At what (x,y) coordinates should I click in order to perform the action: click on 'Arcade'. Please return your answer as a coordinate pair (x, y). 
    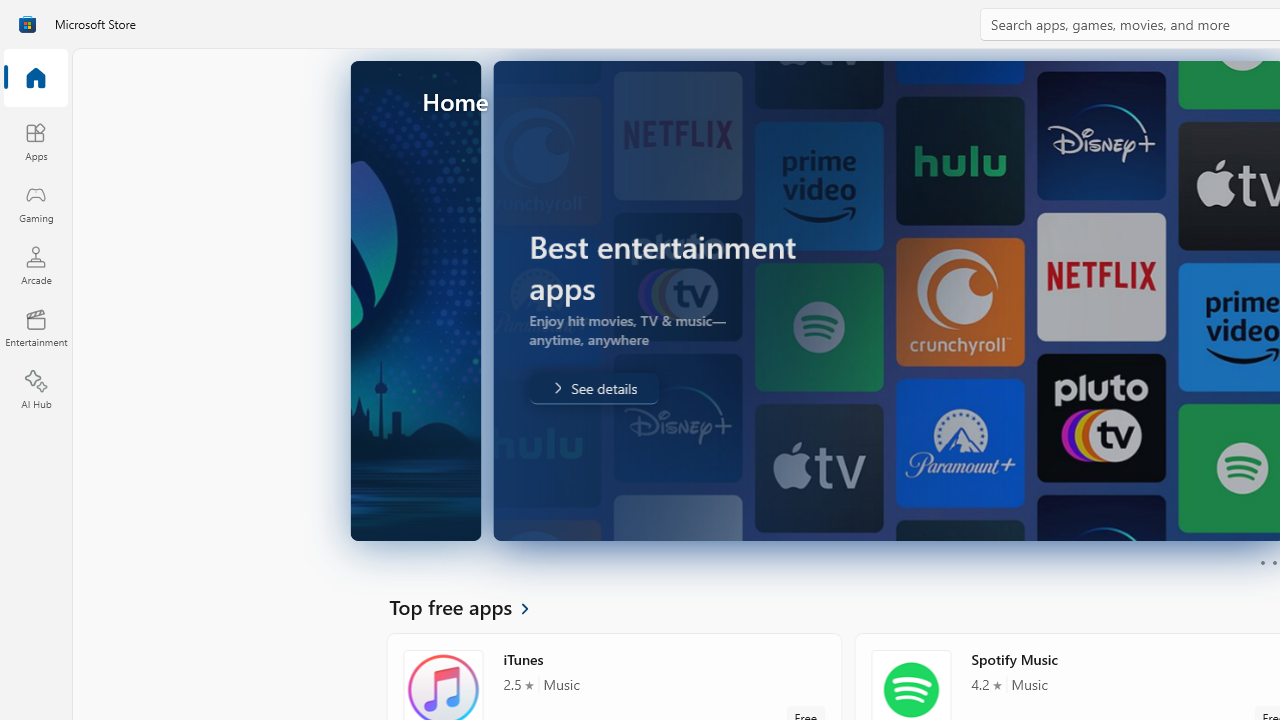
    Looking at the image, I should click on (35, 264).